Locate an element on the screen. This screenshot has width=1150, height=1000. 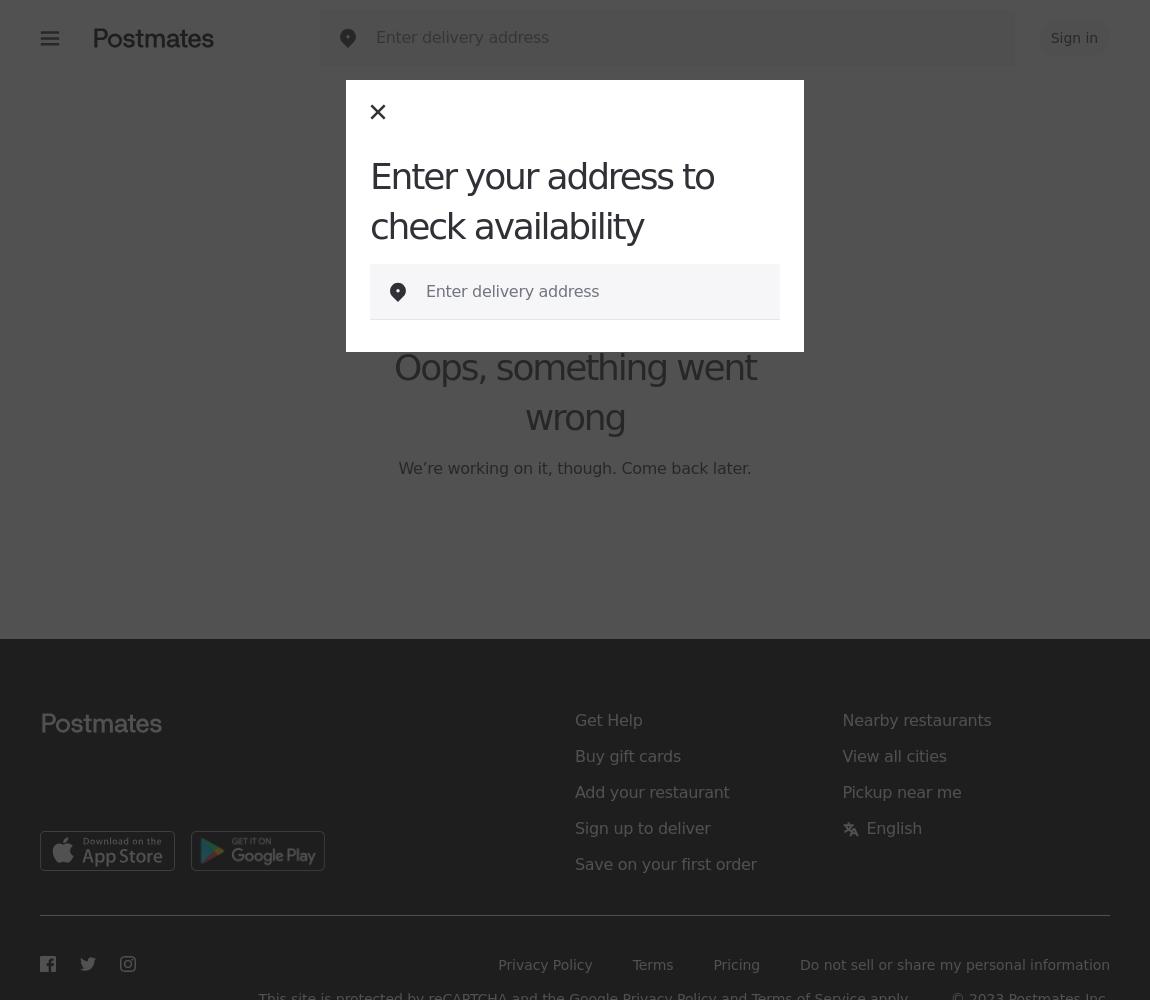
'Get Help' is located at coordinates (607, 719).